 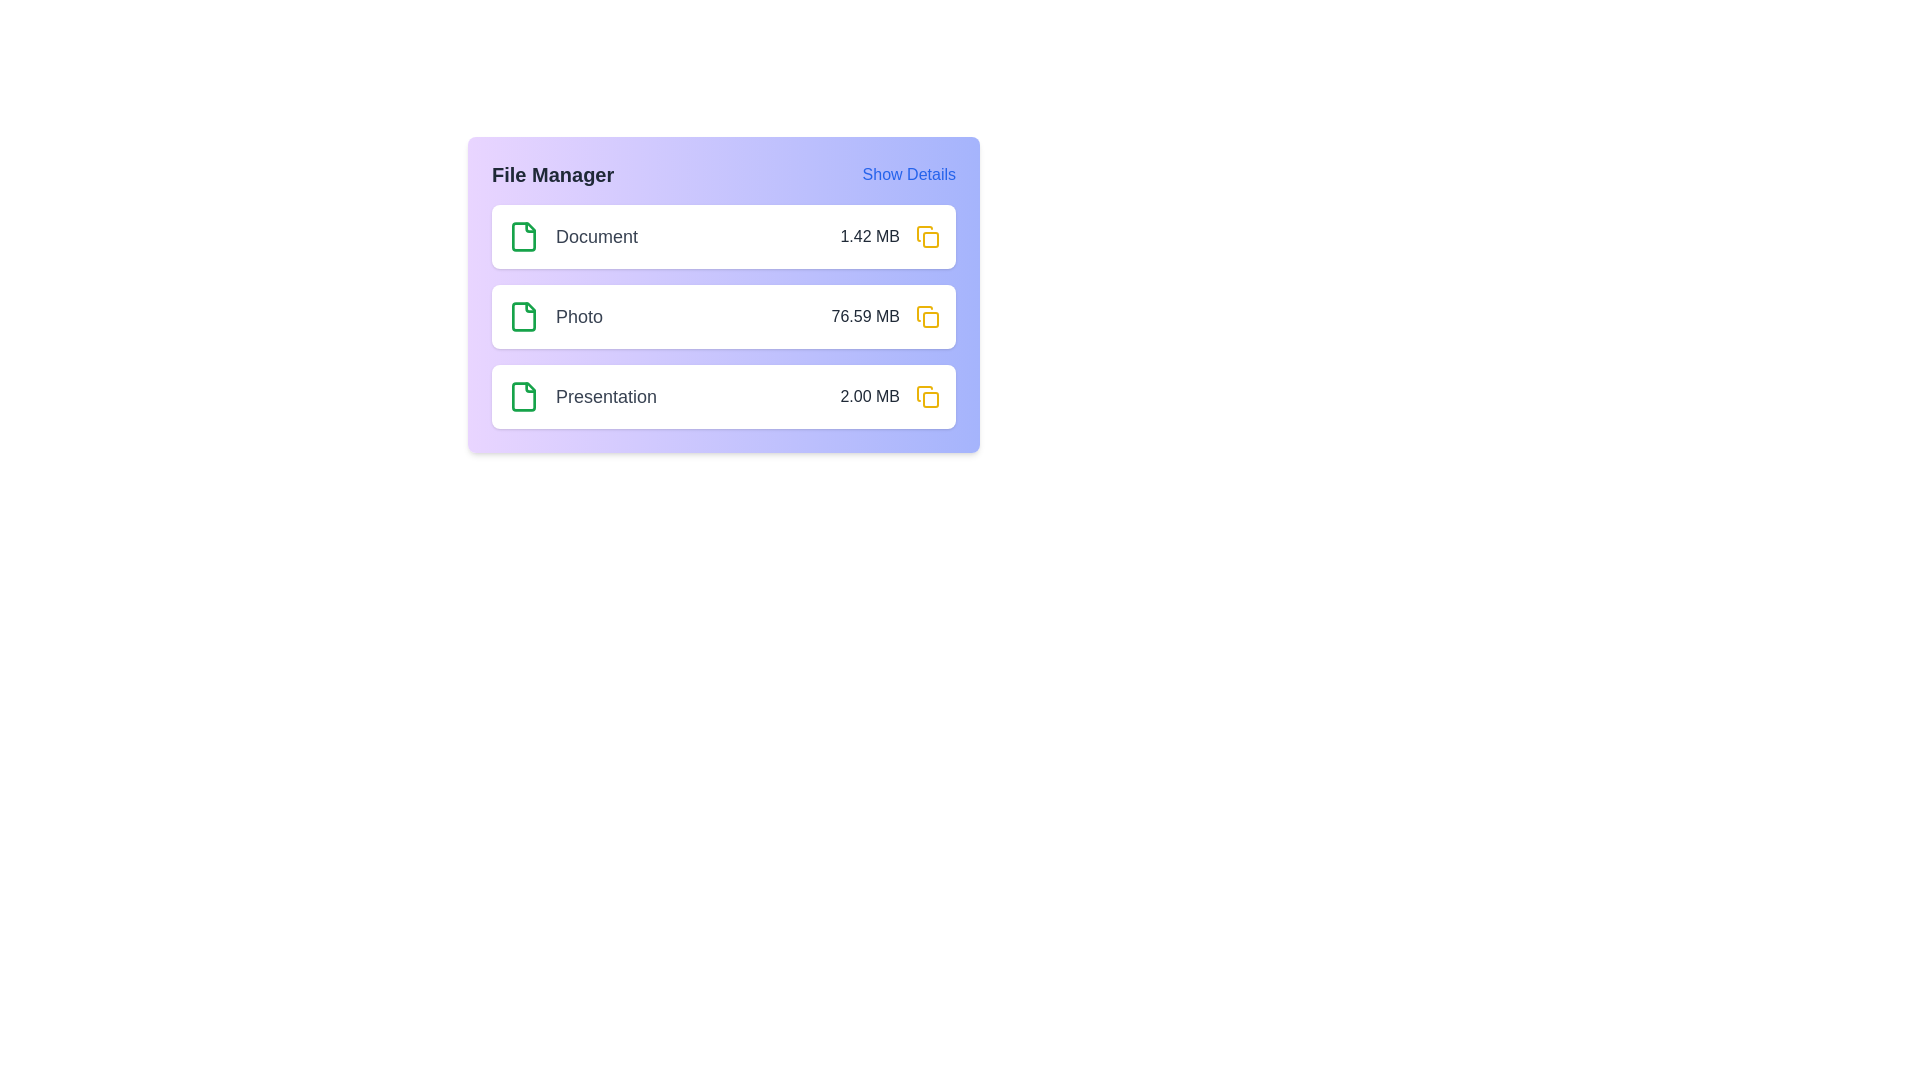 What do you see at coordinates (926, 235) in the screenshot?
I see `the yellow copy icon located to the right of the '1.42 MB' text label in the Document entry row to copy data` at bounding box center [926, 235].